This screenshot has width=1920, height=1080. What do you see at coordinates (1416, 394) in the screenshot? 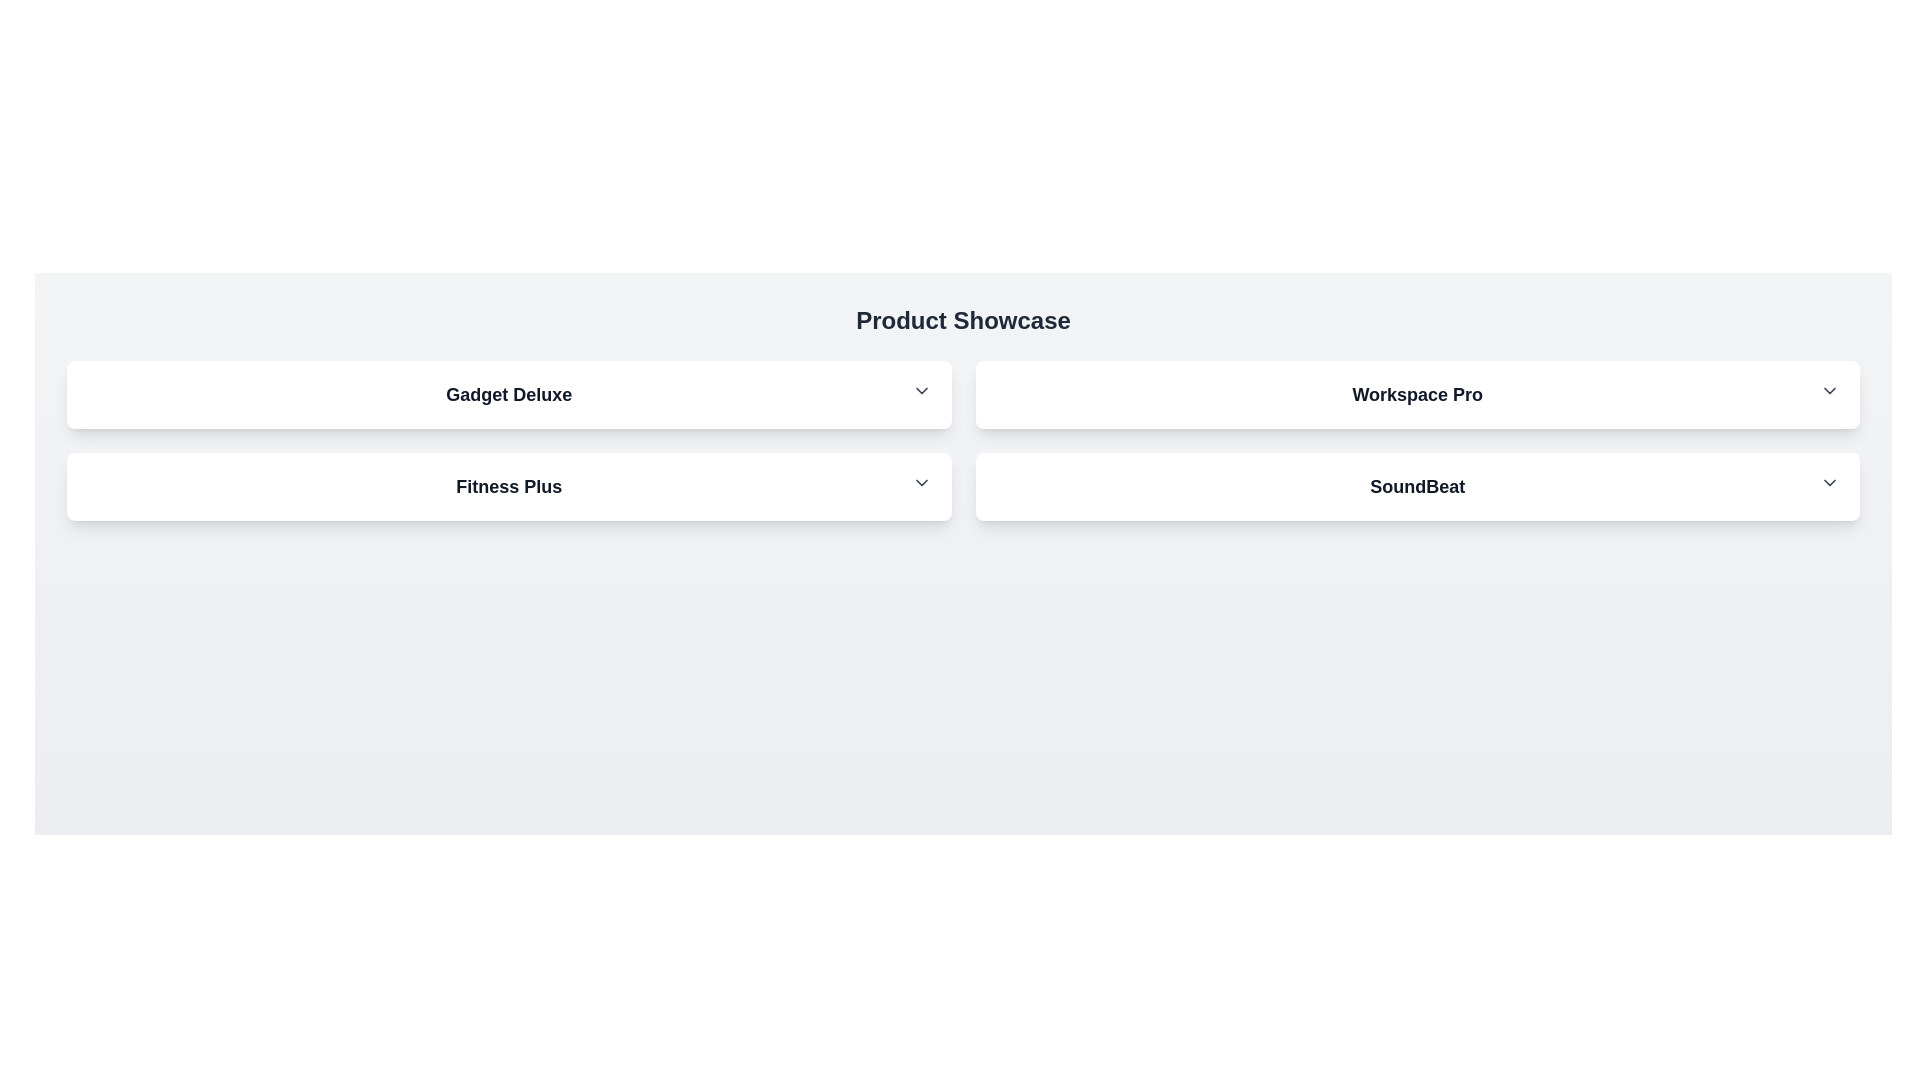
I see `the 'Workspace Pro' text label, which is styled with a bold font and dark gray color, located in the top-right quadrant of the layout grid` at bounding box center [1416, 394].